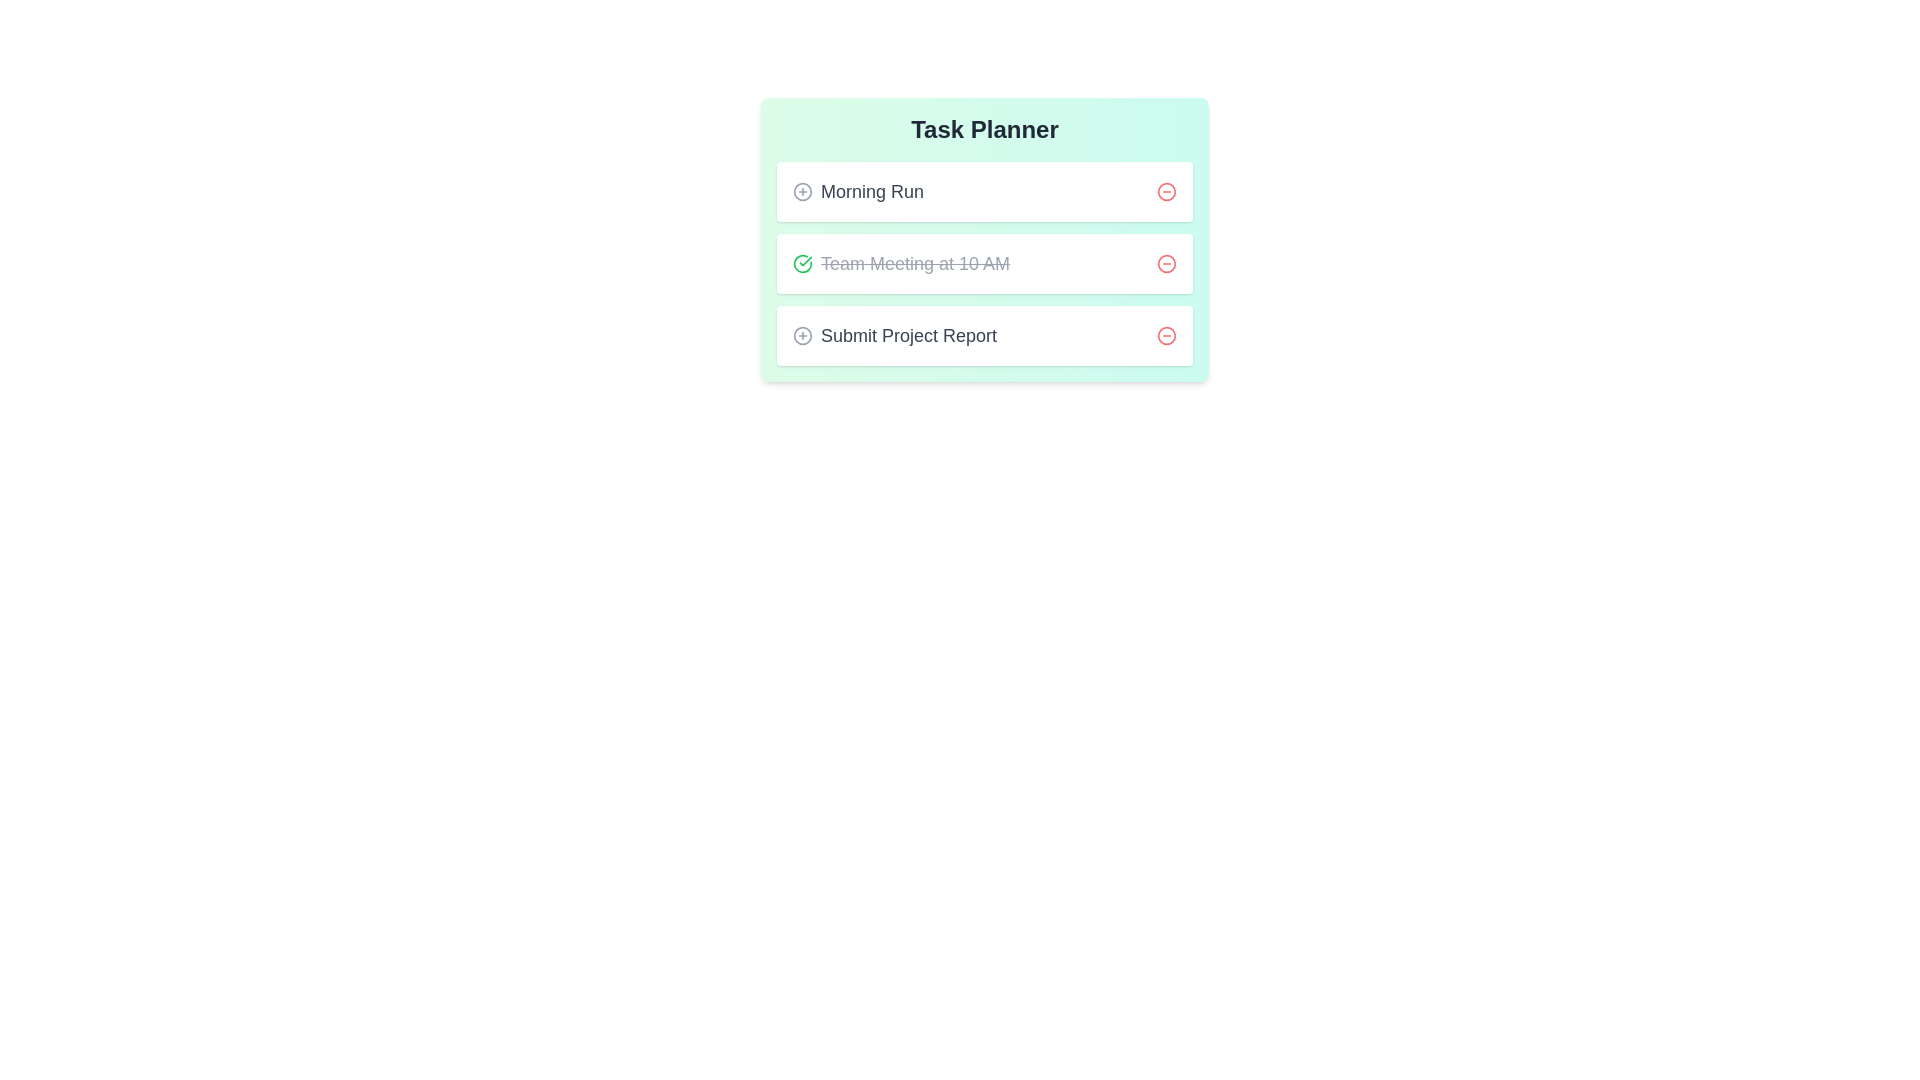 The image size is (1920, 1080). I want to click on the delete button of the task with name Team Meeting at 10 AM, so click(1166, 262).